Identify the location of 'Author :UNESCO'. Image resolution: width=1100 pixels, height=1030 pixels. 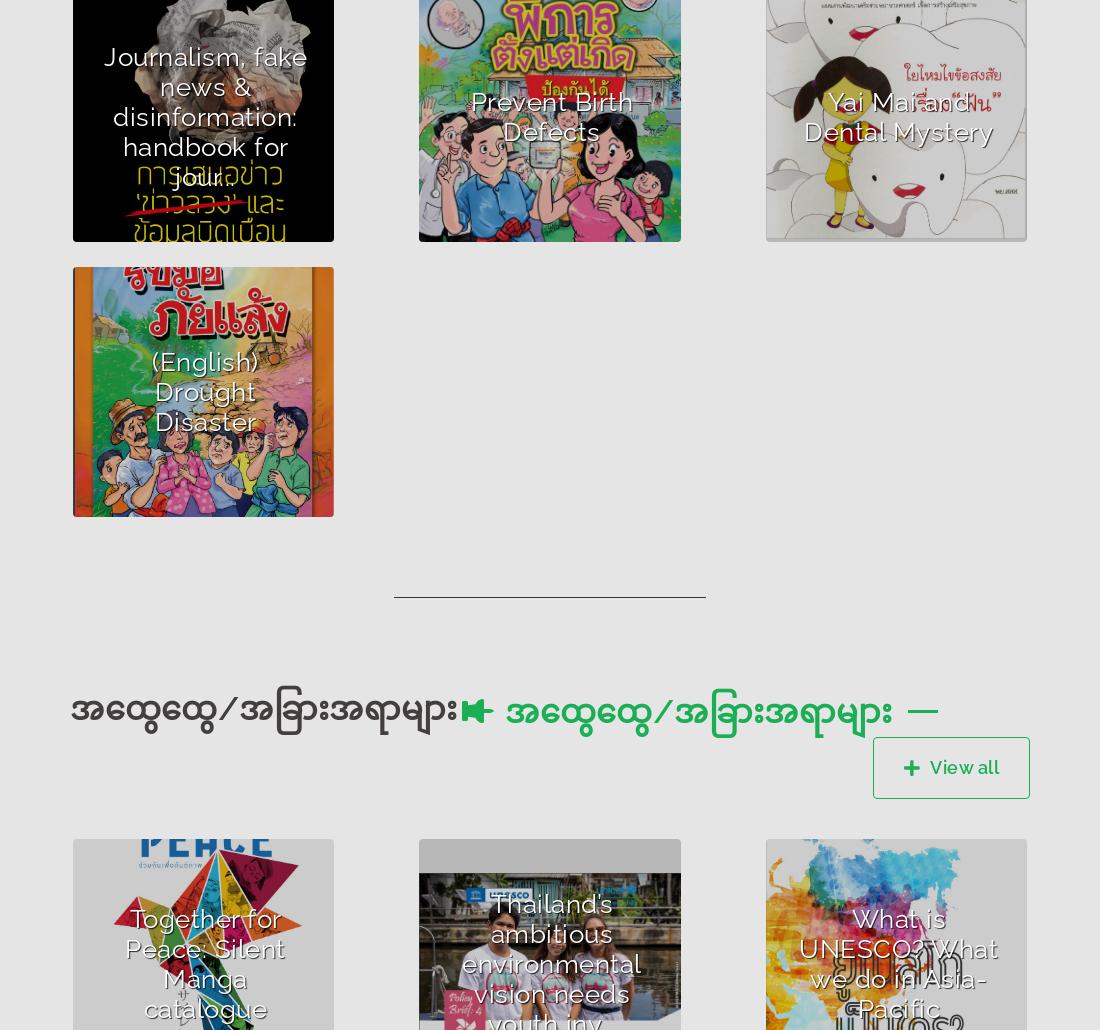
(165, 79).